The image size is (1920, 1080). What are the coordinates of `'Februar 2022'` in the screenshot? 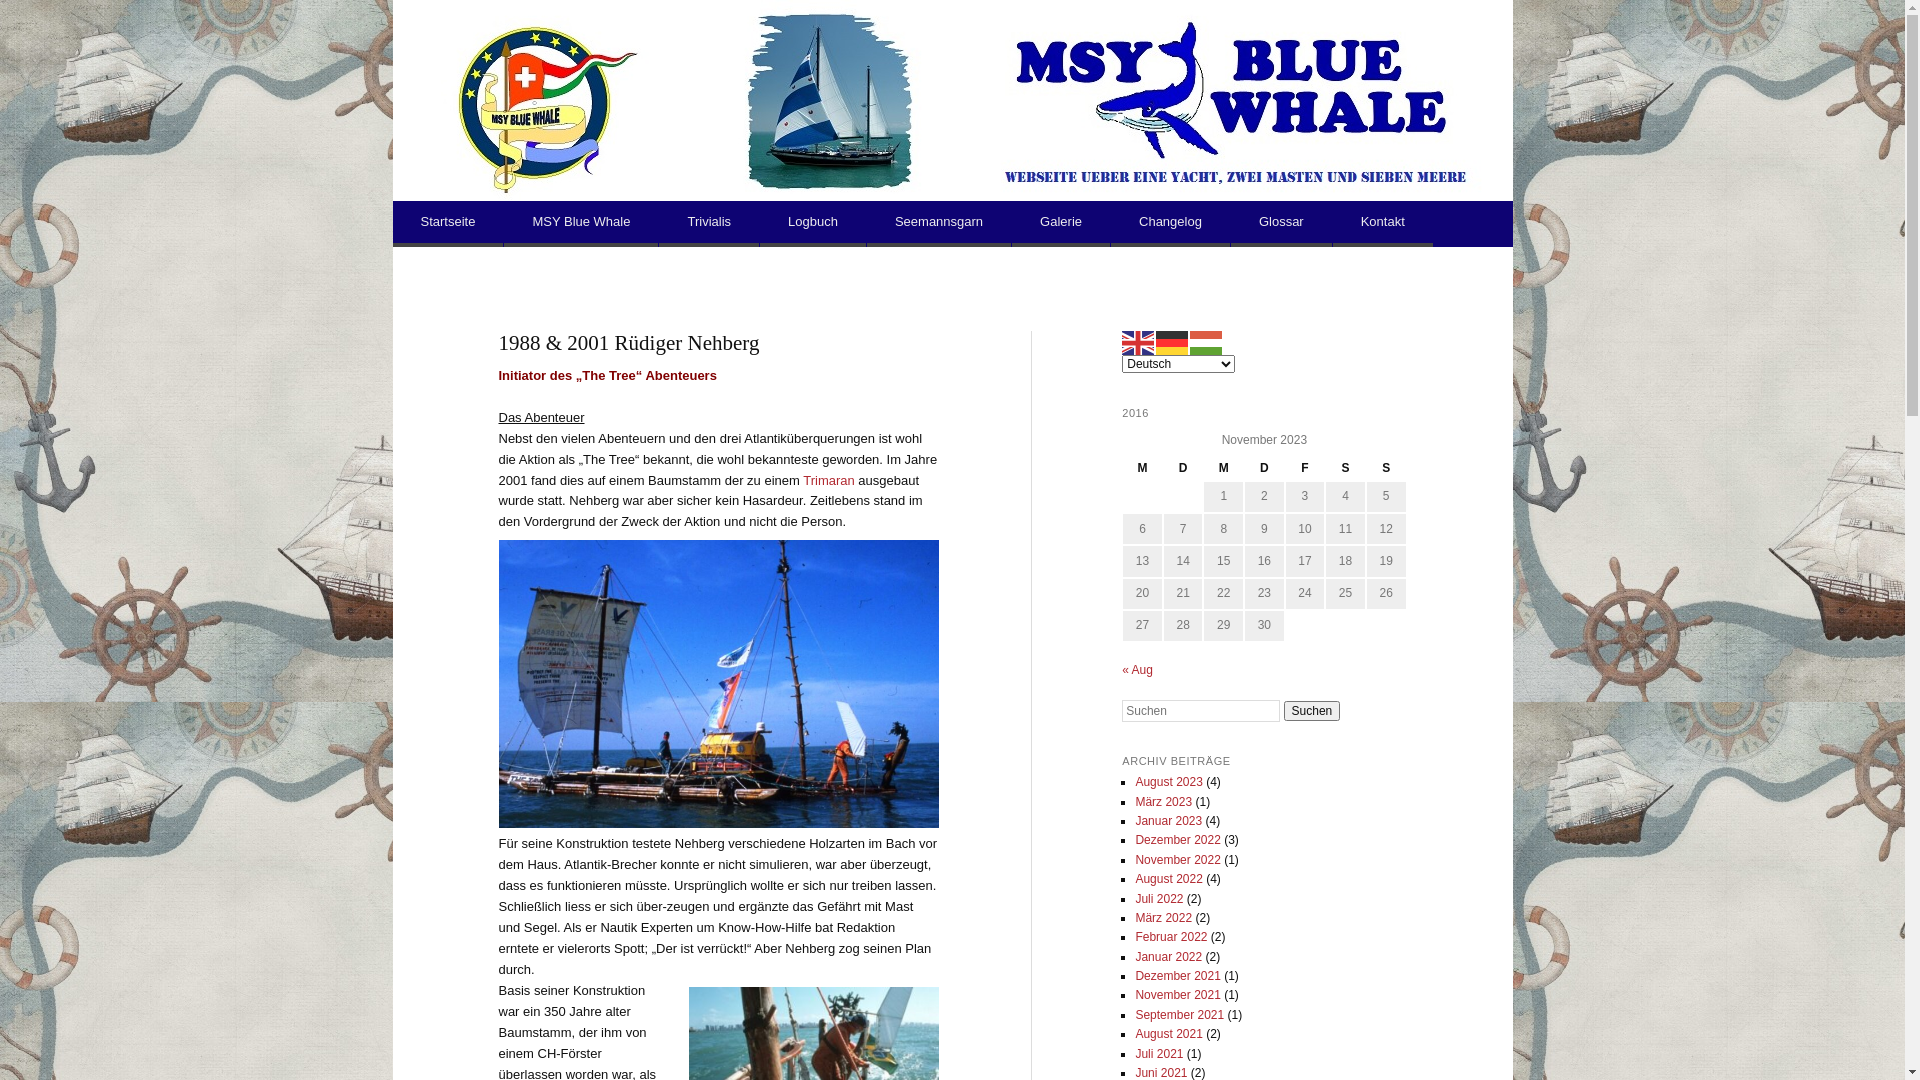 It's located at (1171, 937).